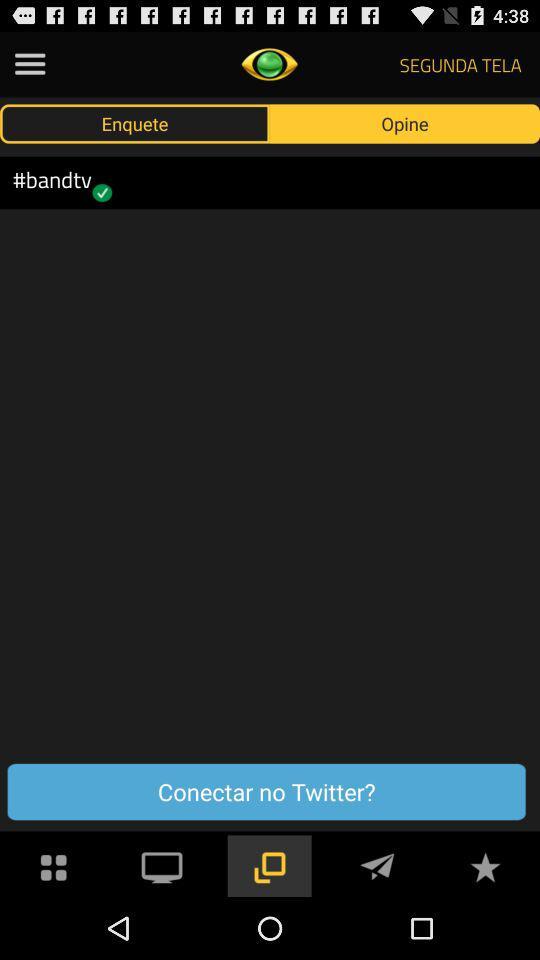 The width and height of the screenshot is (540, 960). Describe the element at coordinates (484, 864) in the screenshot. I see `a favourite` at that location.